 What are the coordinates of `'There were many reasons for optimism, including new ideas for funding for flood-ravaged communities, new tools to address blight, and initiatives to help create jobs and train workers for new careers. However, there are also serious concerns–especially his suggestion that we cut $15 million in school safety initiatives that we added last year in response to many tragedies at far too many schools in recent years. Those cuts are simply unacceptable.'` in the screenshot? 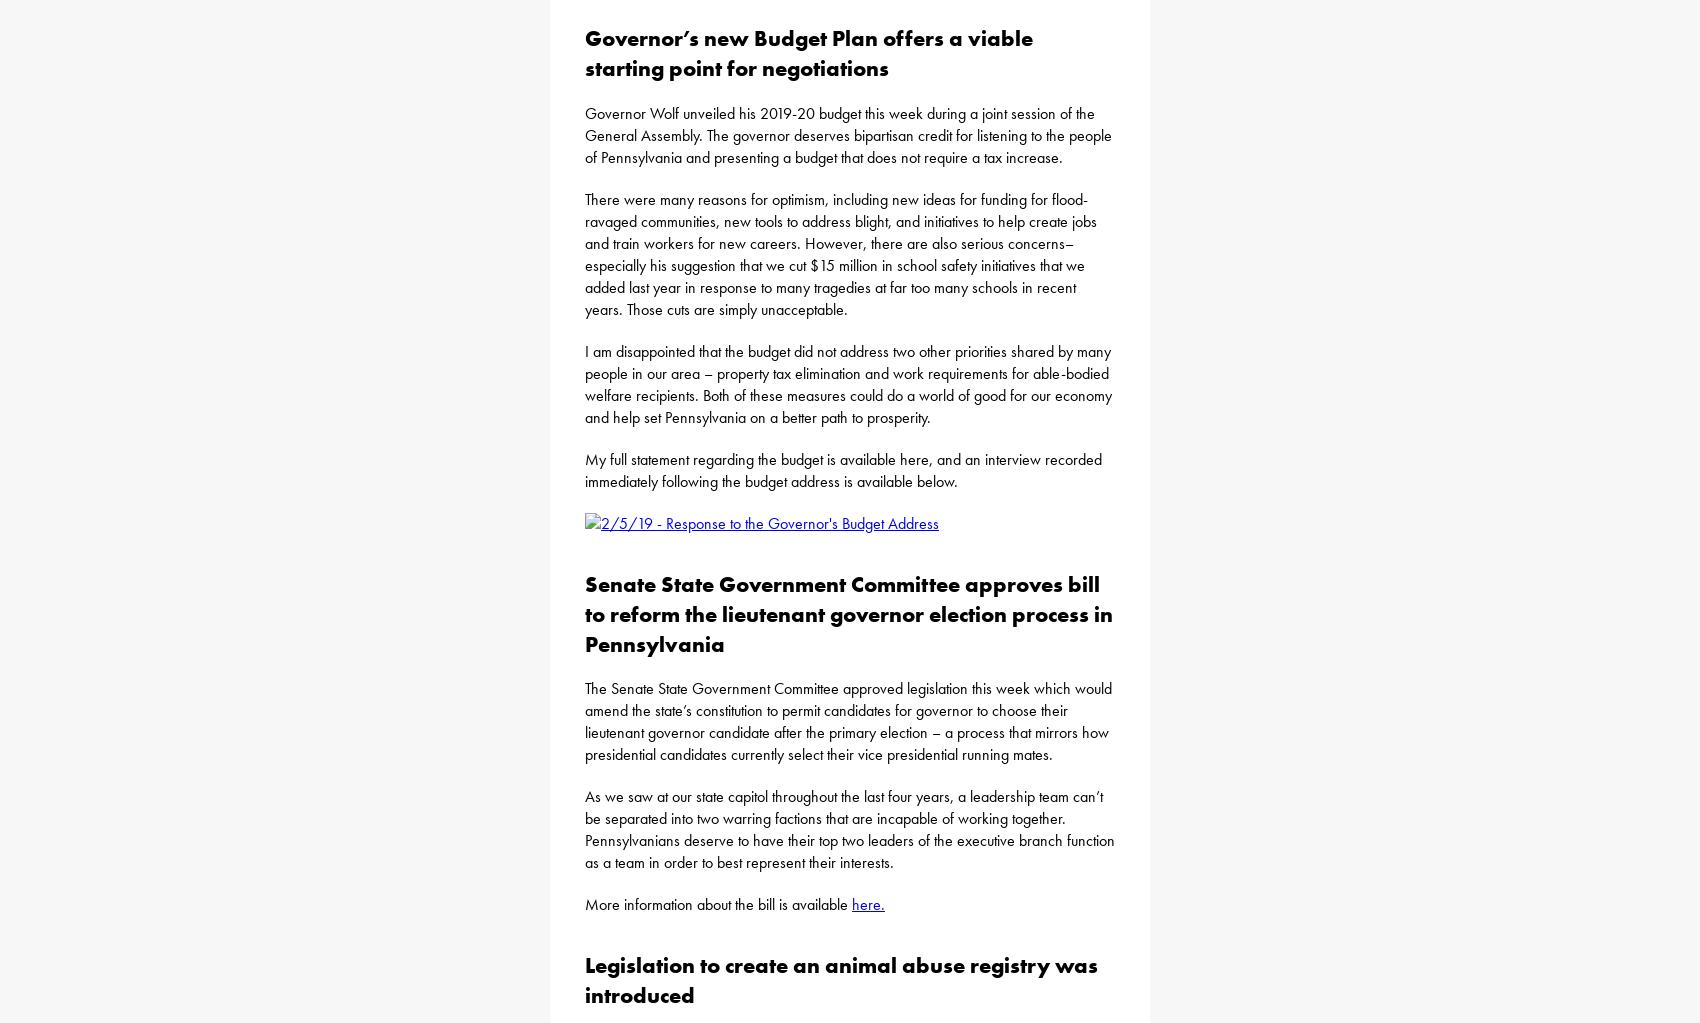 It's located at (839, 253).